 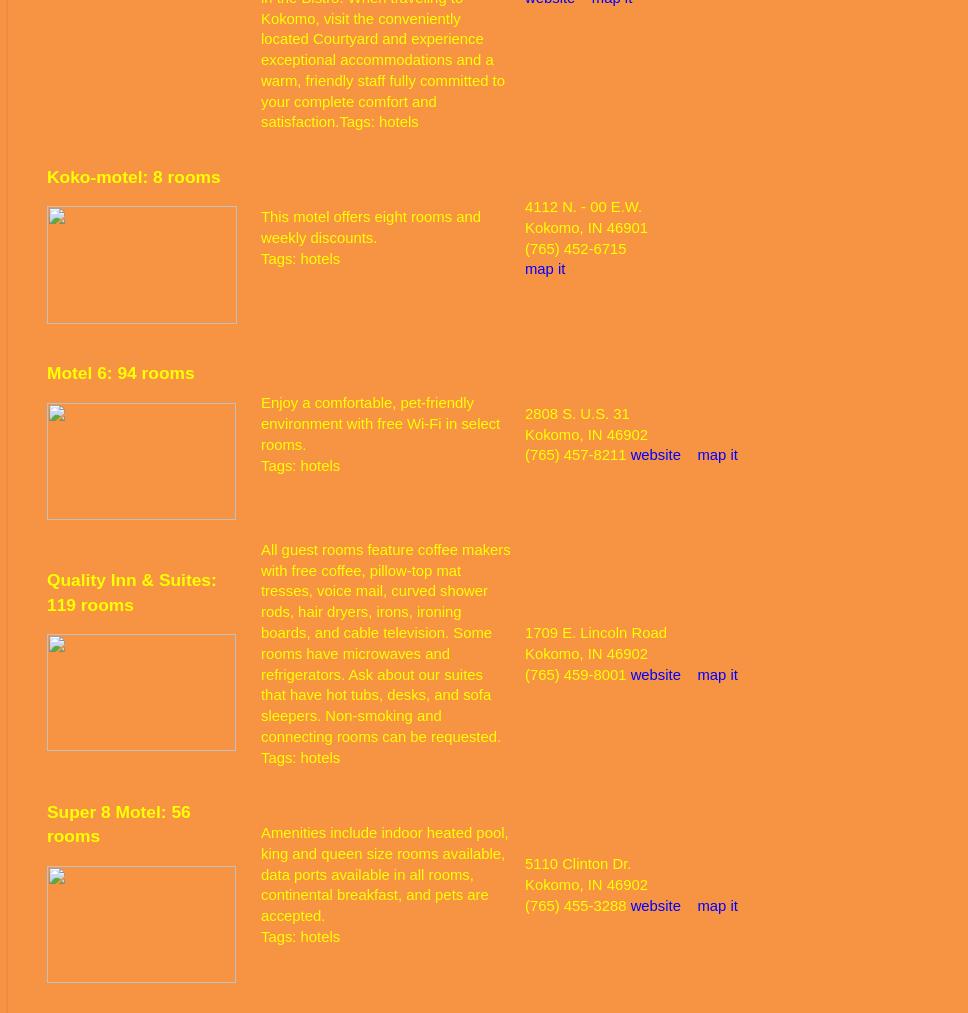 I want to click on '(765) 455-3288', so click(x=577, y=904).